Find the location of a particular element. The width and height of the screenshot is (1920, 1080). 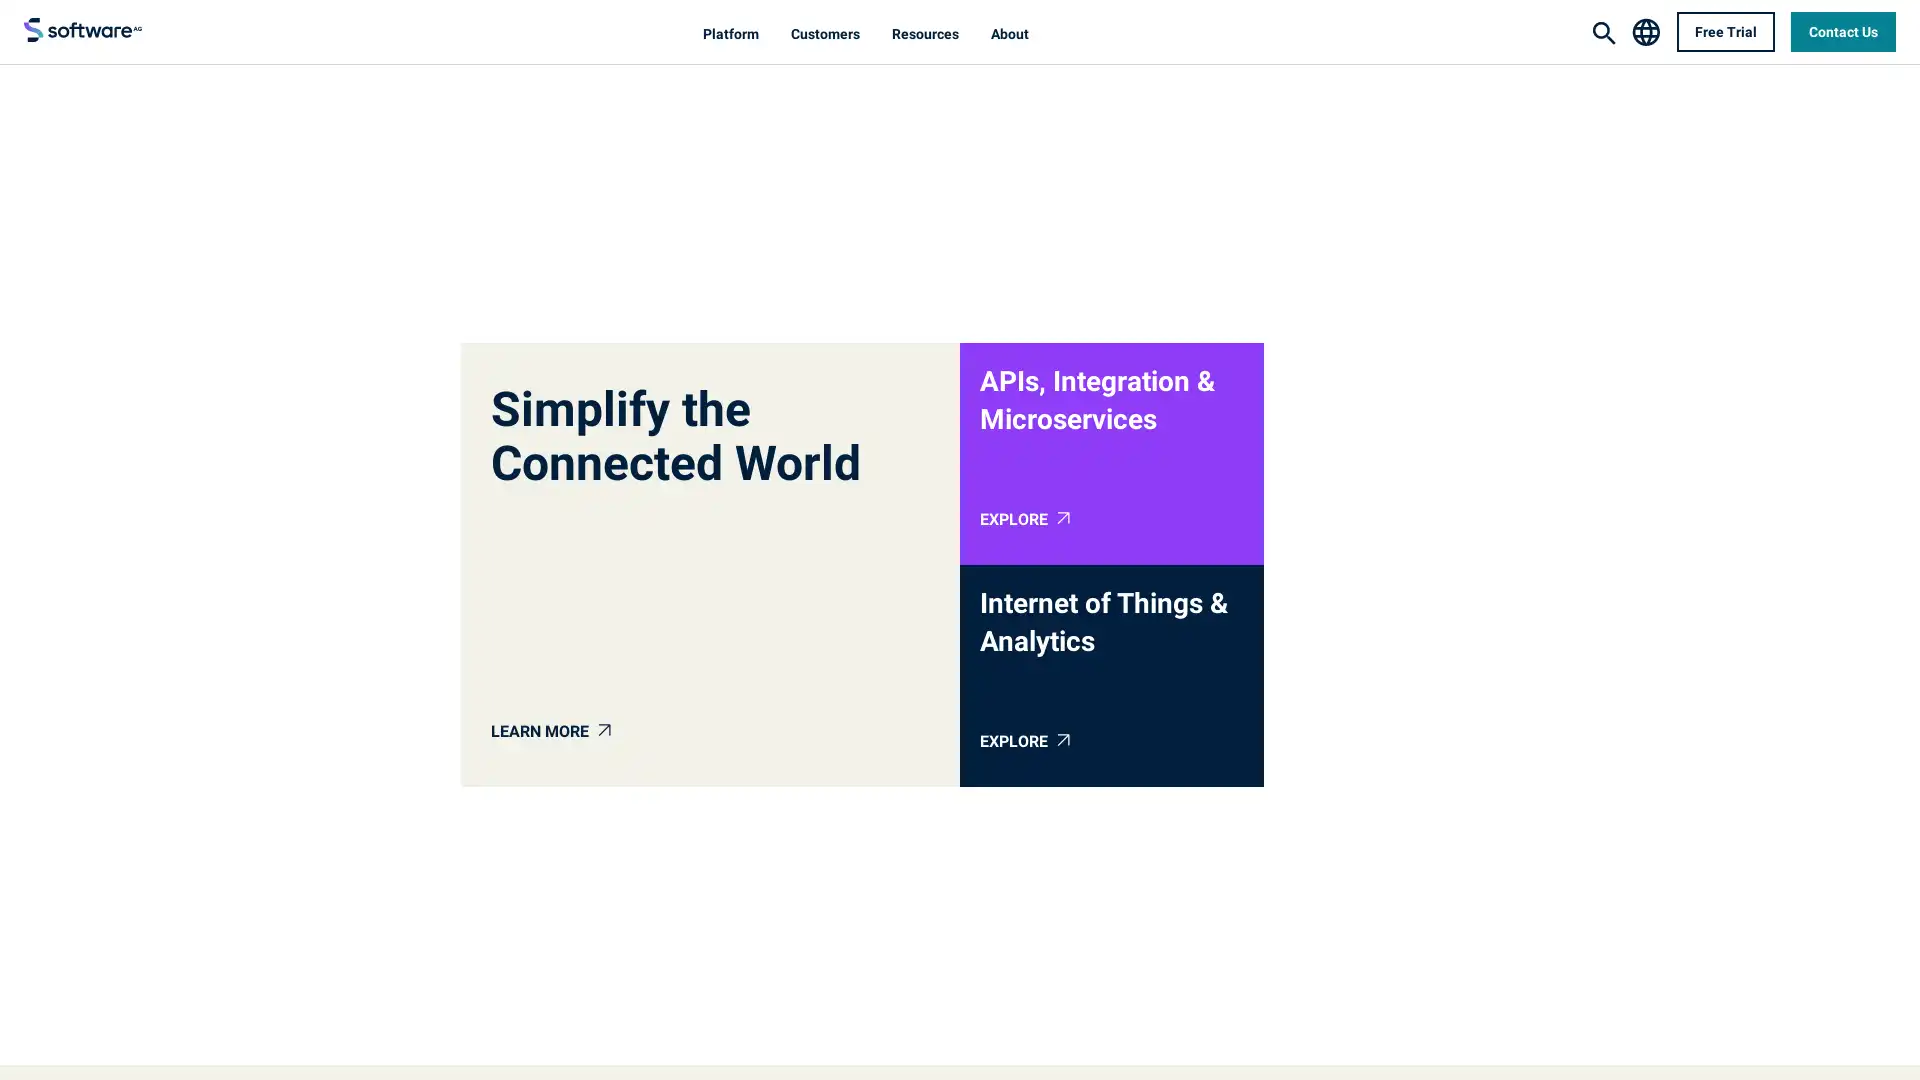

Search is located at coordinates (1603, 33).